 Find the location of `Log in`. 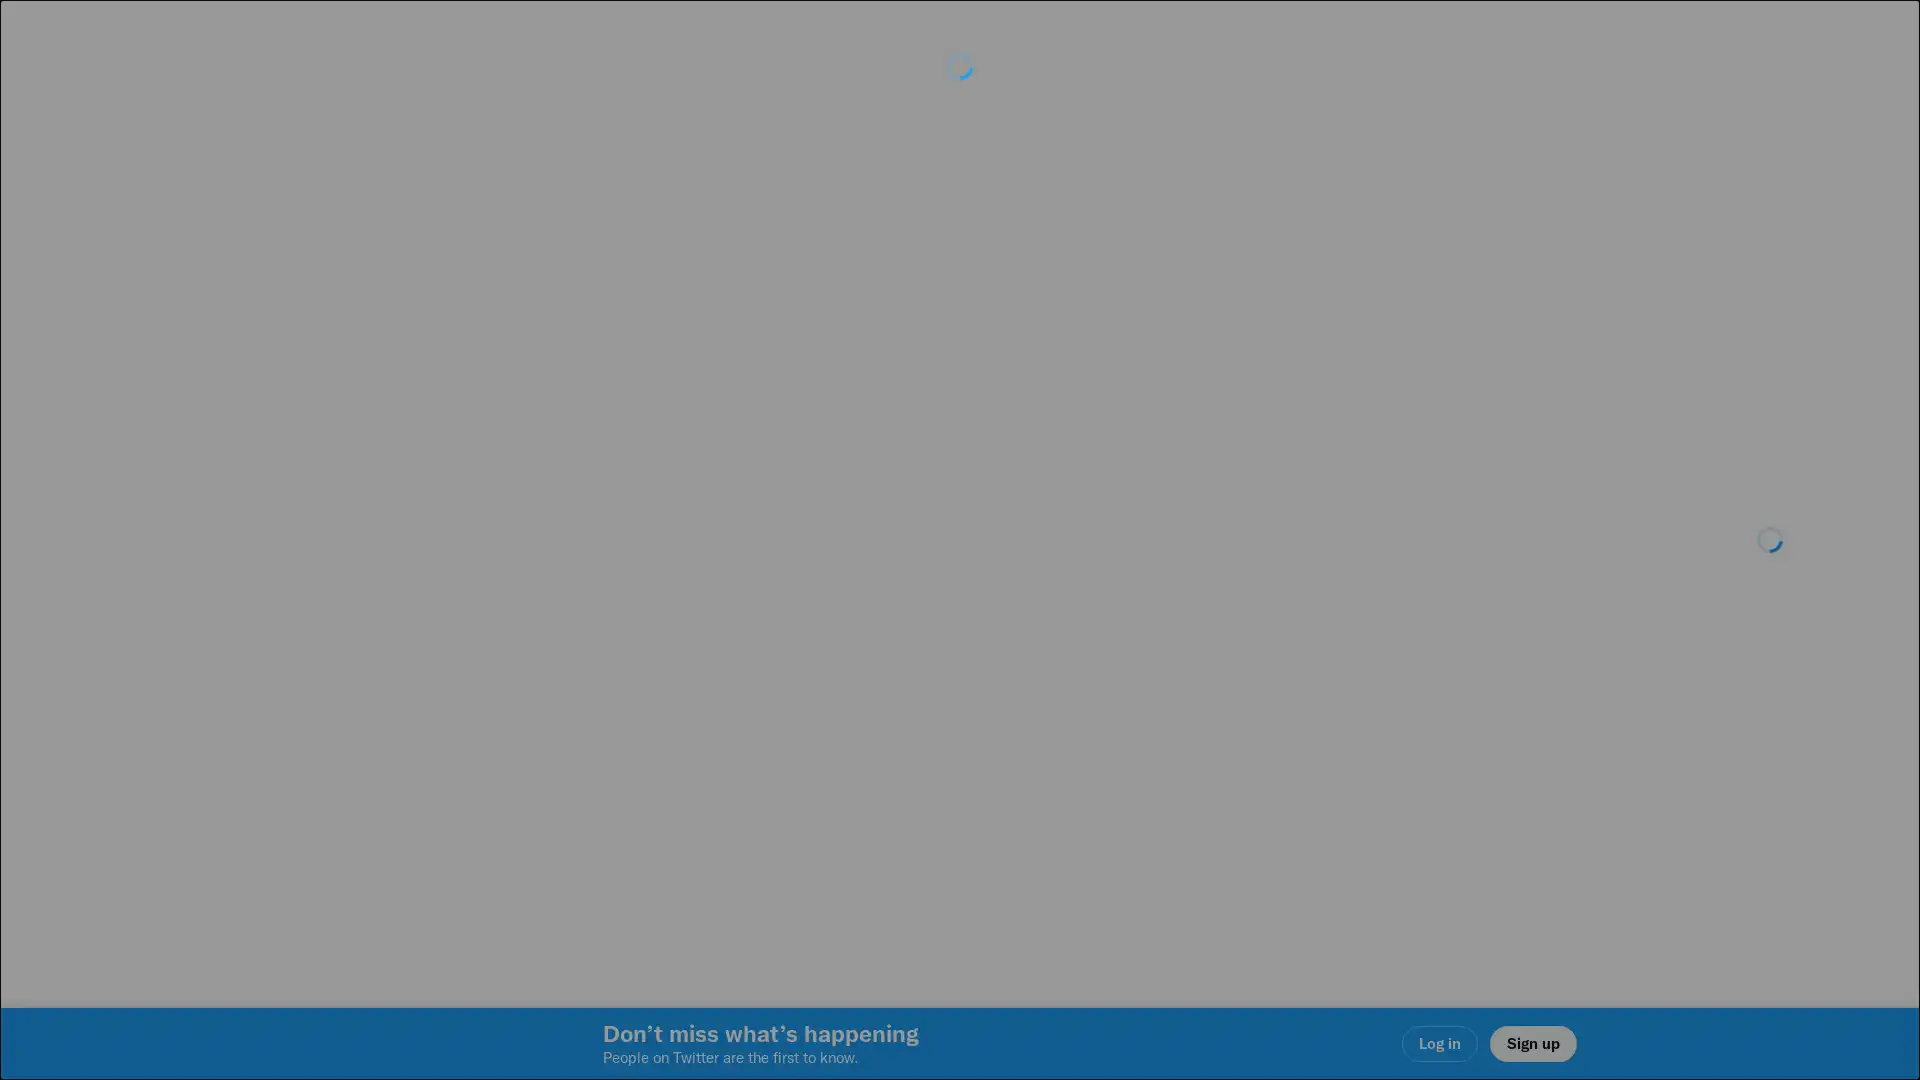

Log in is located at coordinates (1200, 681).